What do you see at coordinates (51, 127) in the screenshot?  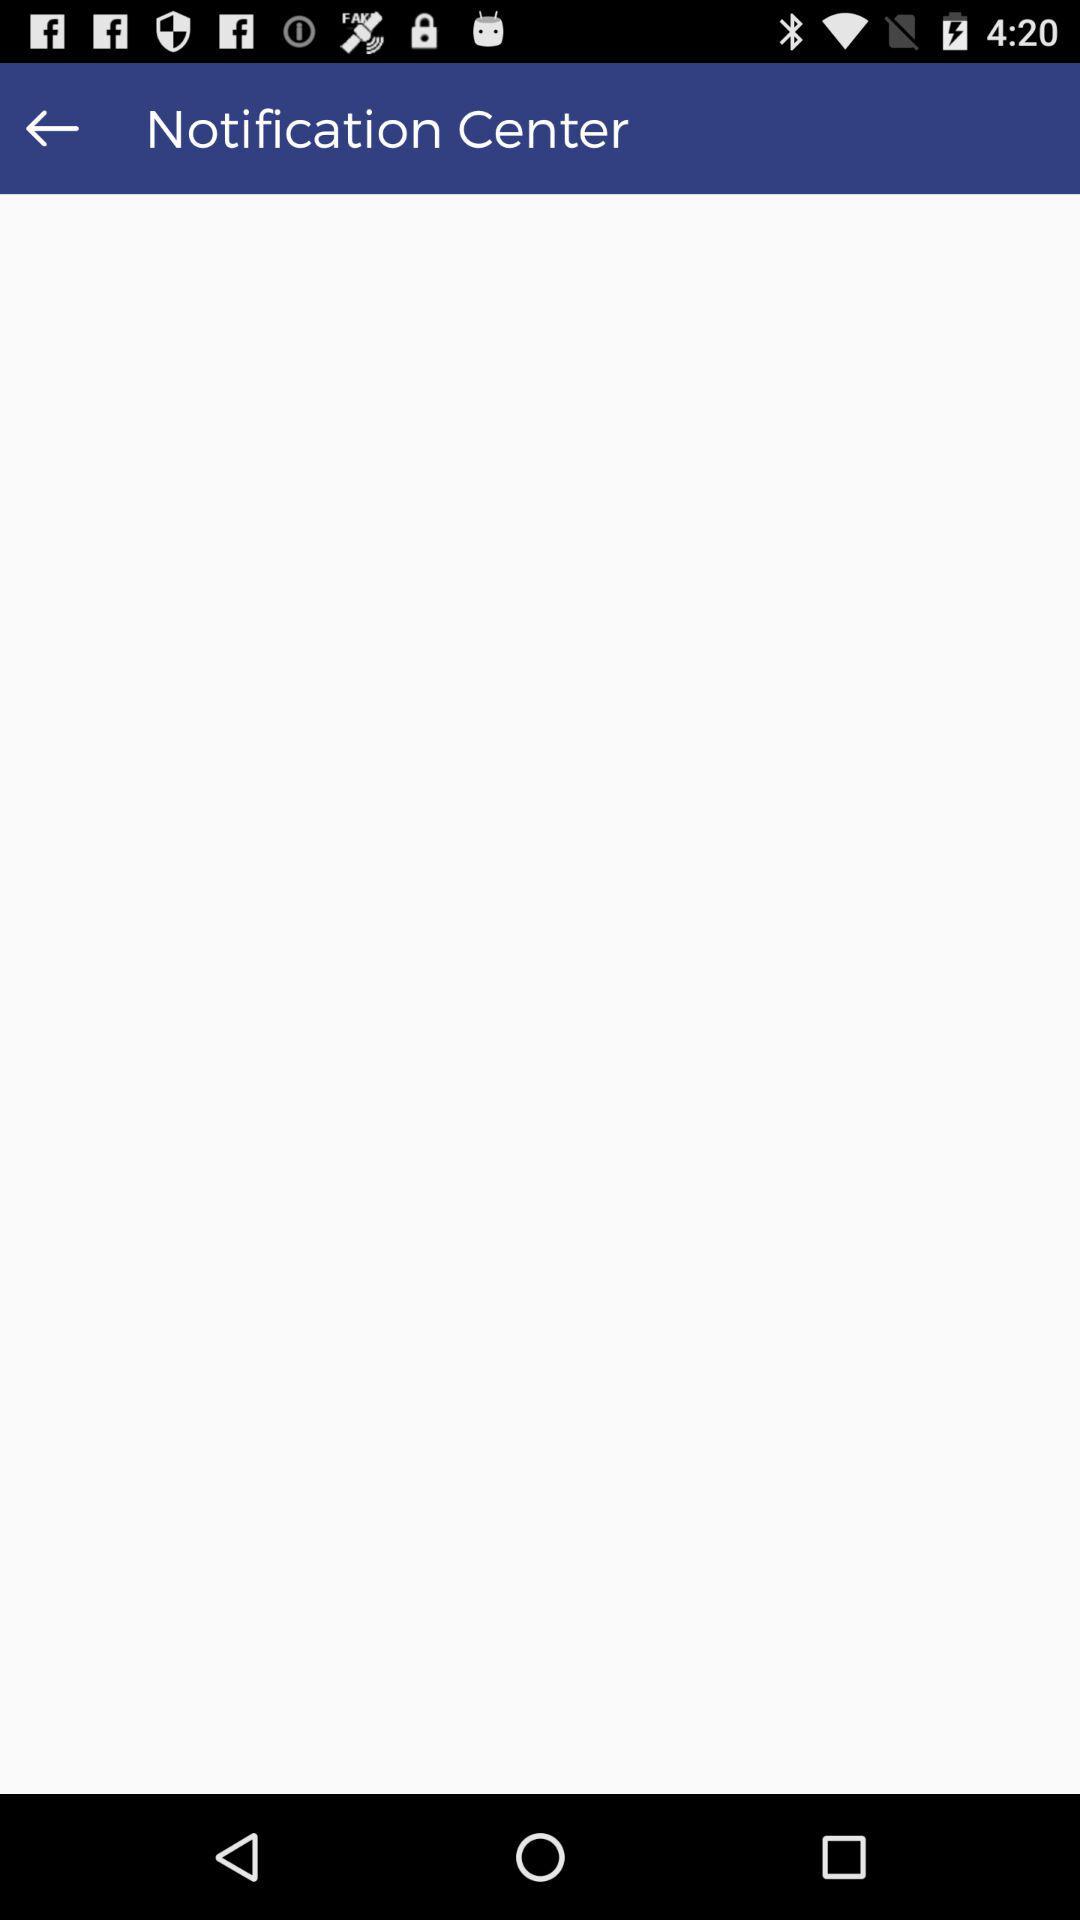 I see `the item next to the notification center` at bounding box center [51, 127].